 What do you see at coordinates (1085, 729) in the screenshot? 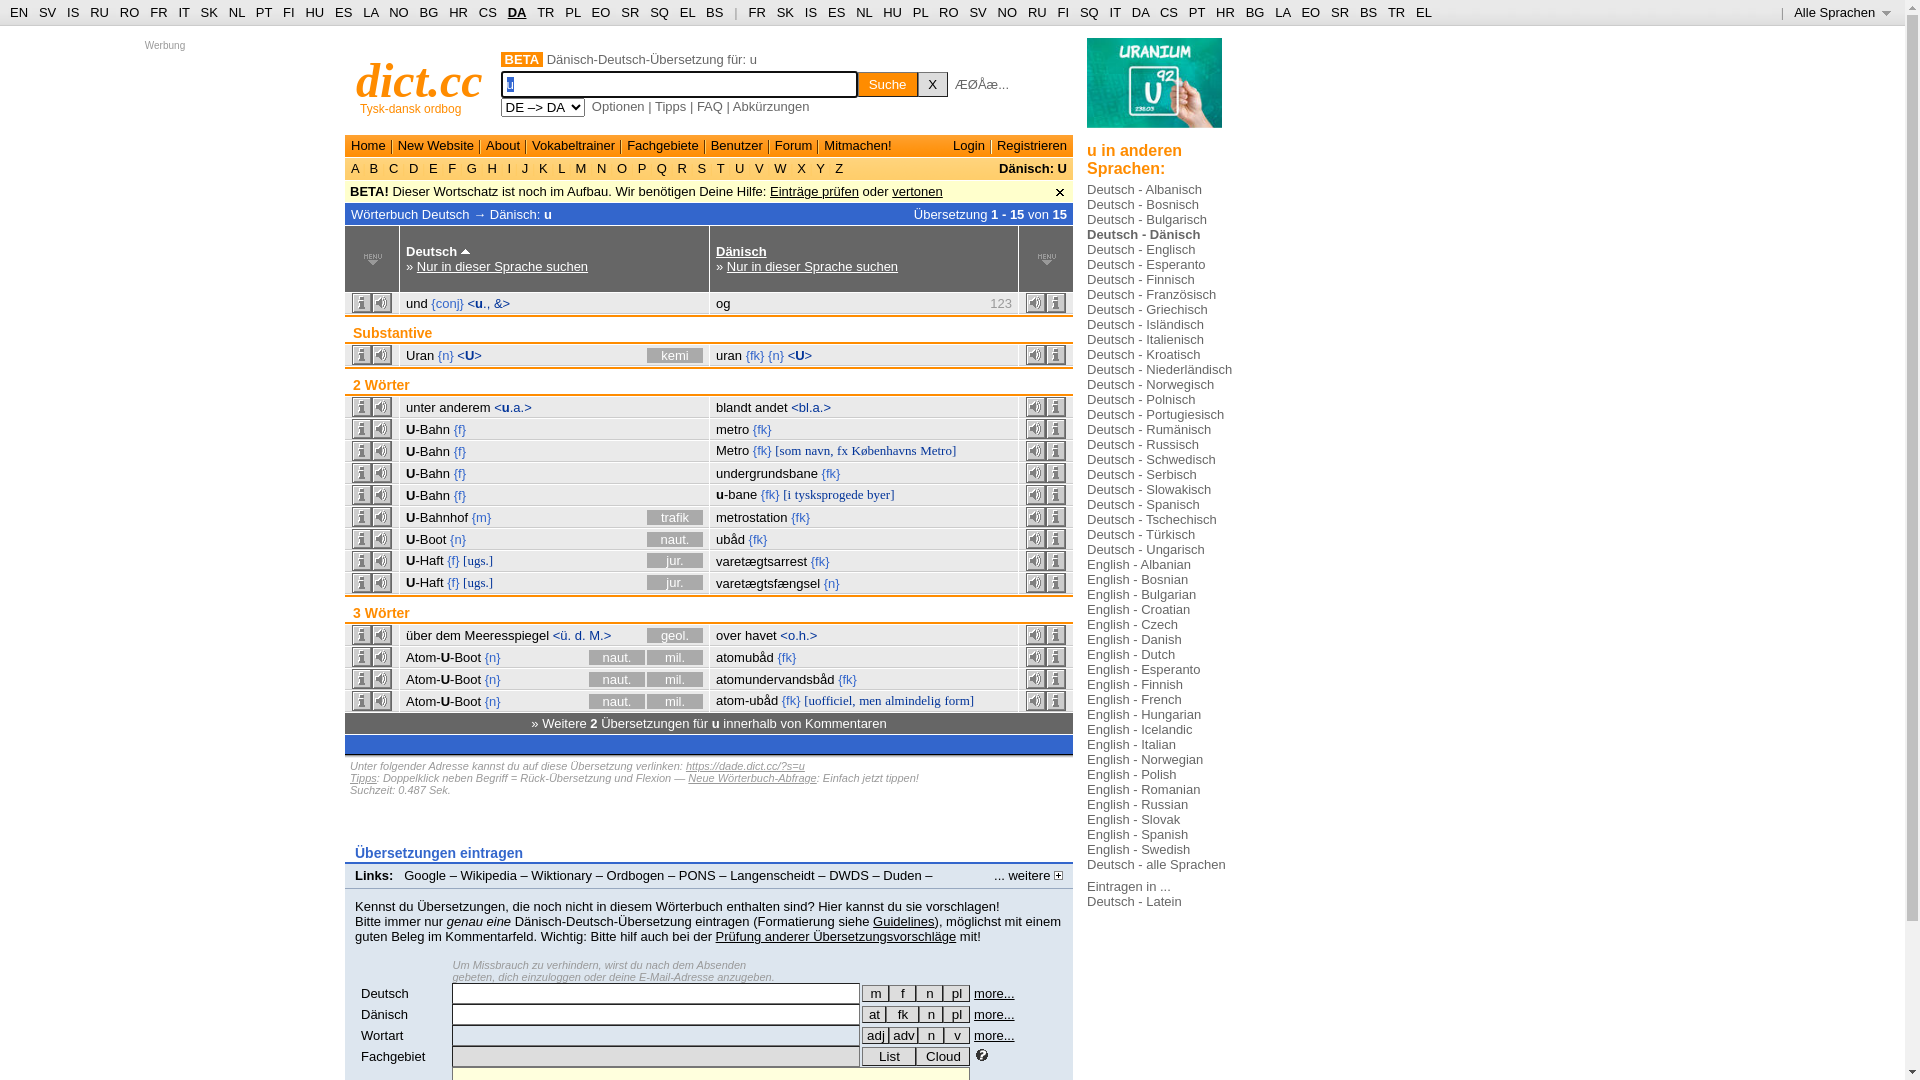
I see `'English - Icelandic'` at bounding box center [1085, 729].